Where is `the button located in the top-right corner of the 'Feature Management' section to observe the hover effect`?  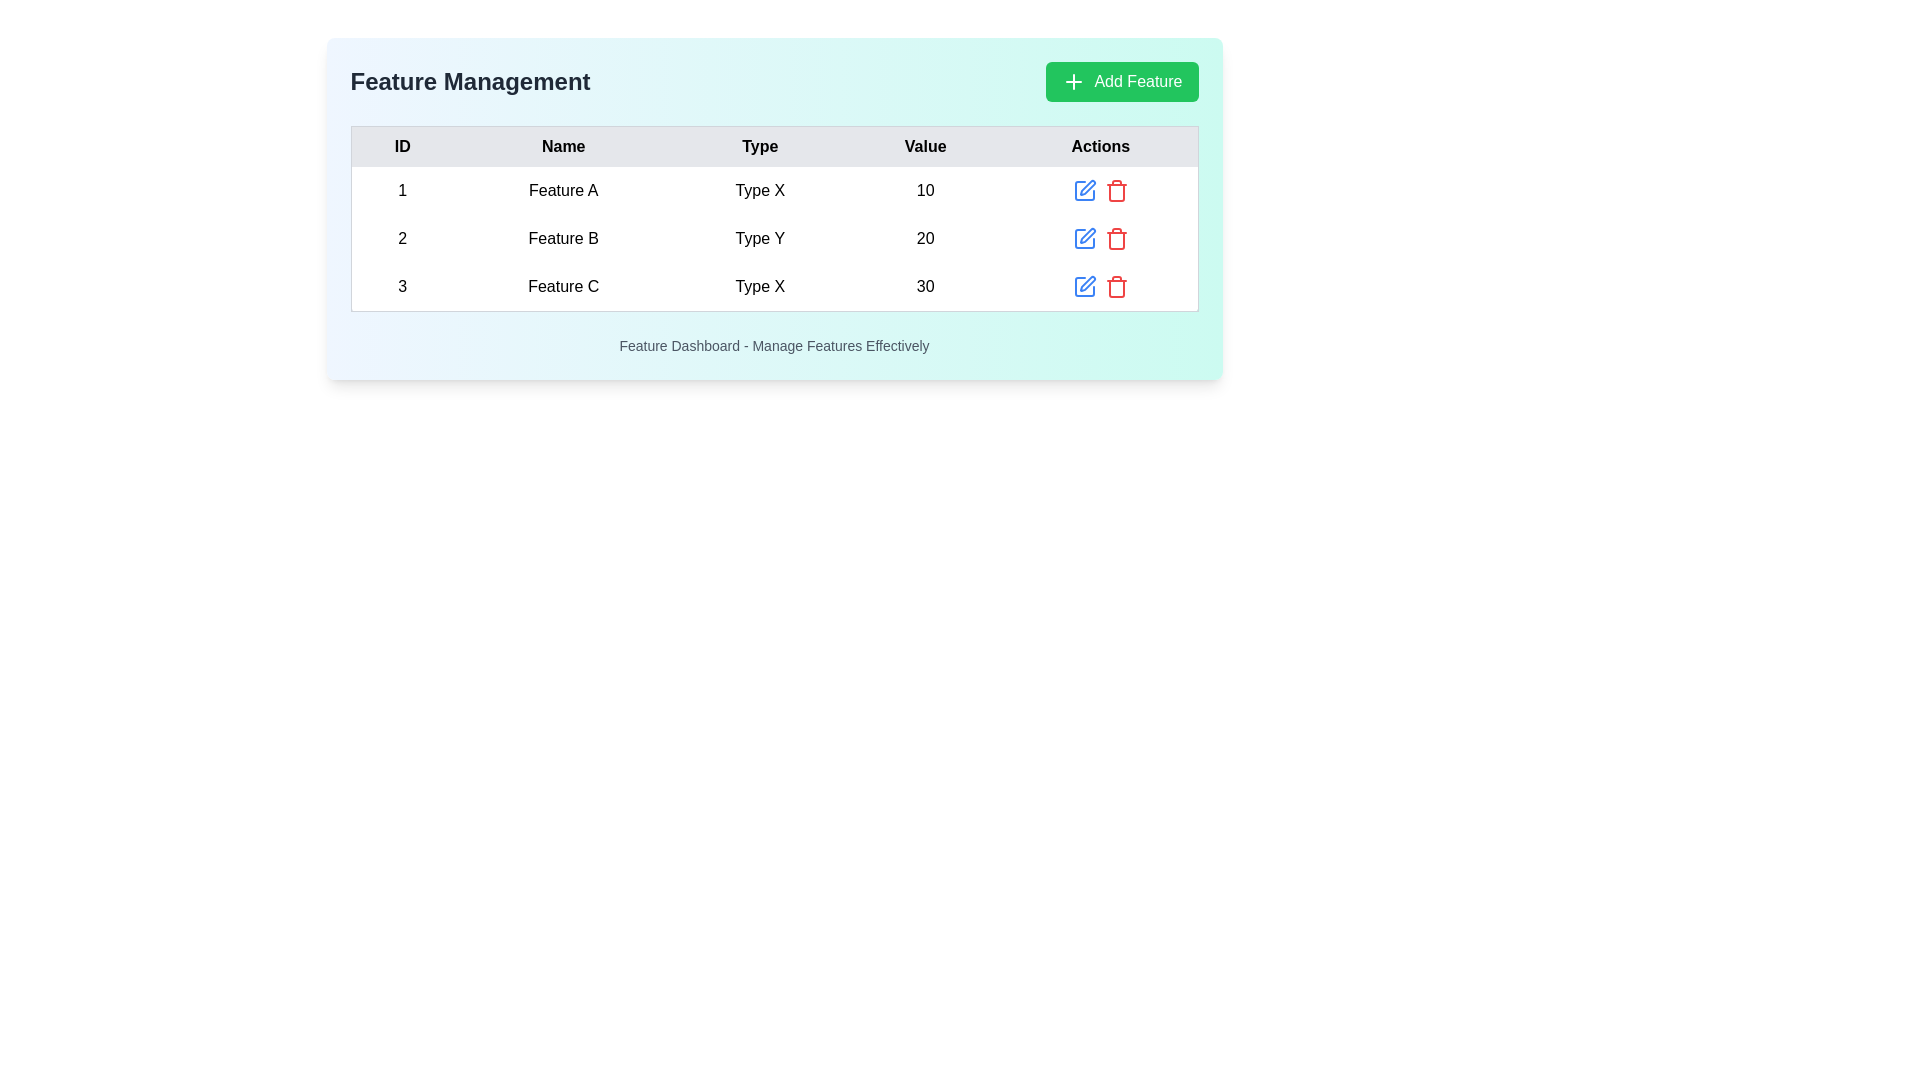 the button located in the top-right corner of the 'Feature Management' section to observe the hover effect is located at coordinates (1122, 80).